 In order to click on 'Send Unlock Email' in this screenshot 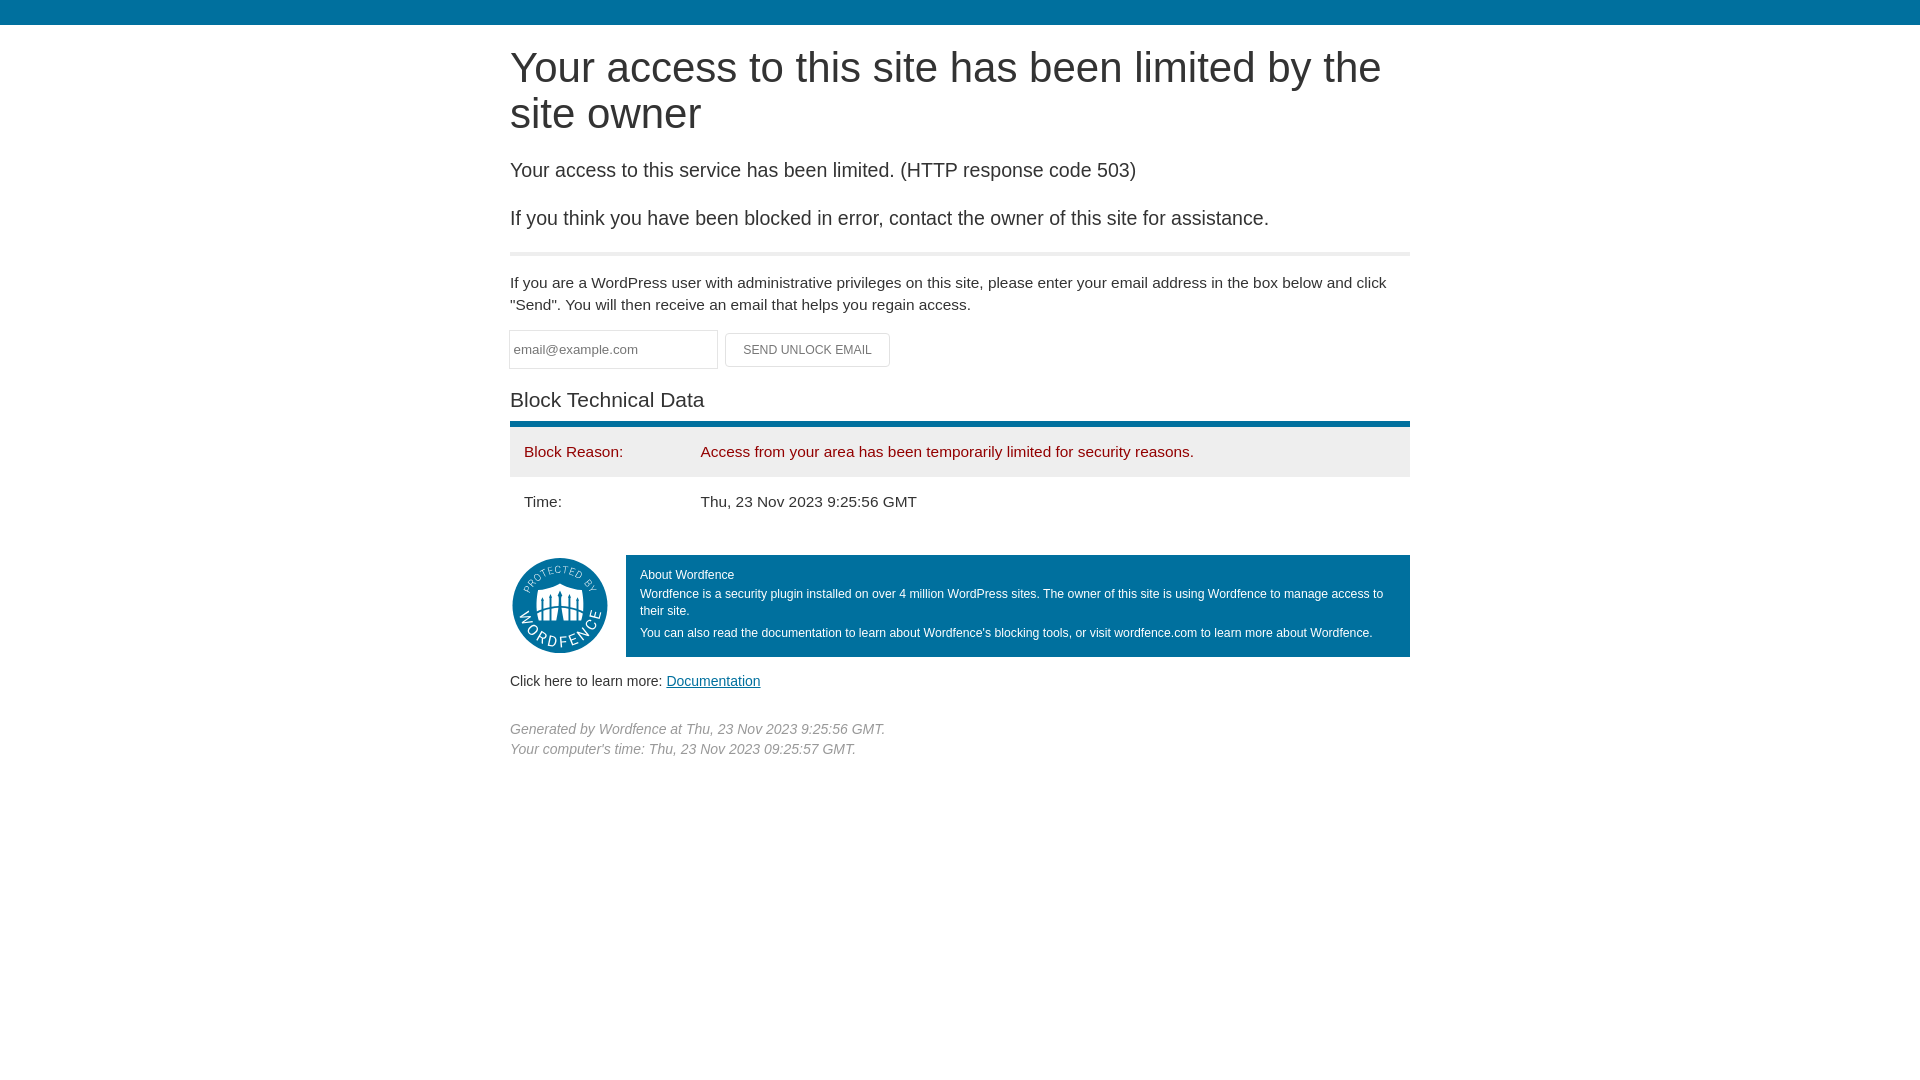, I will do `click(807, 349)`.